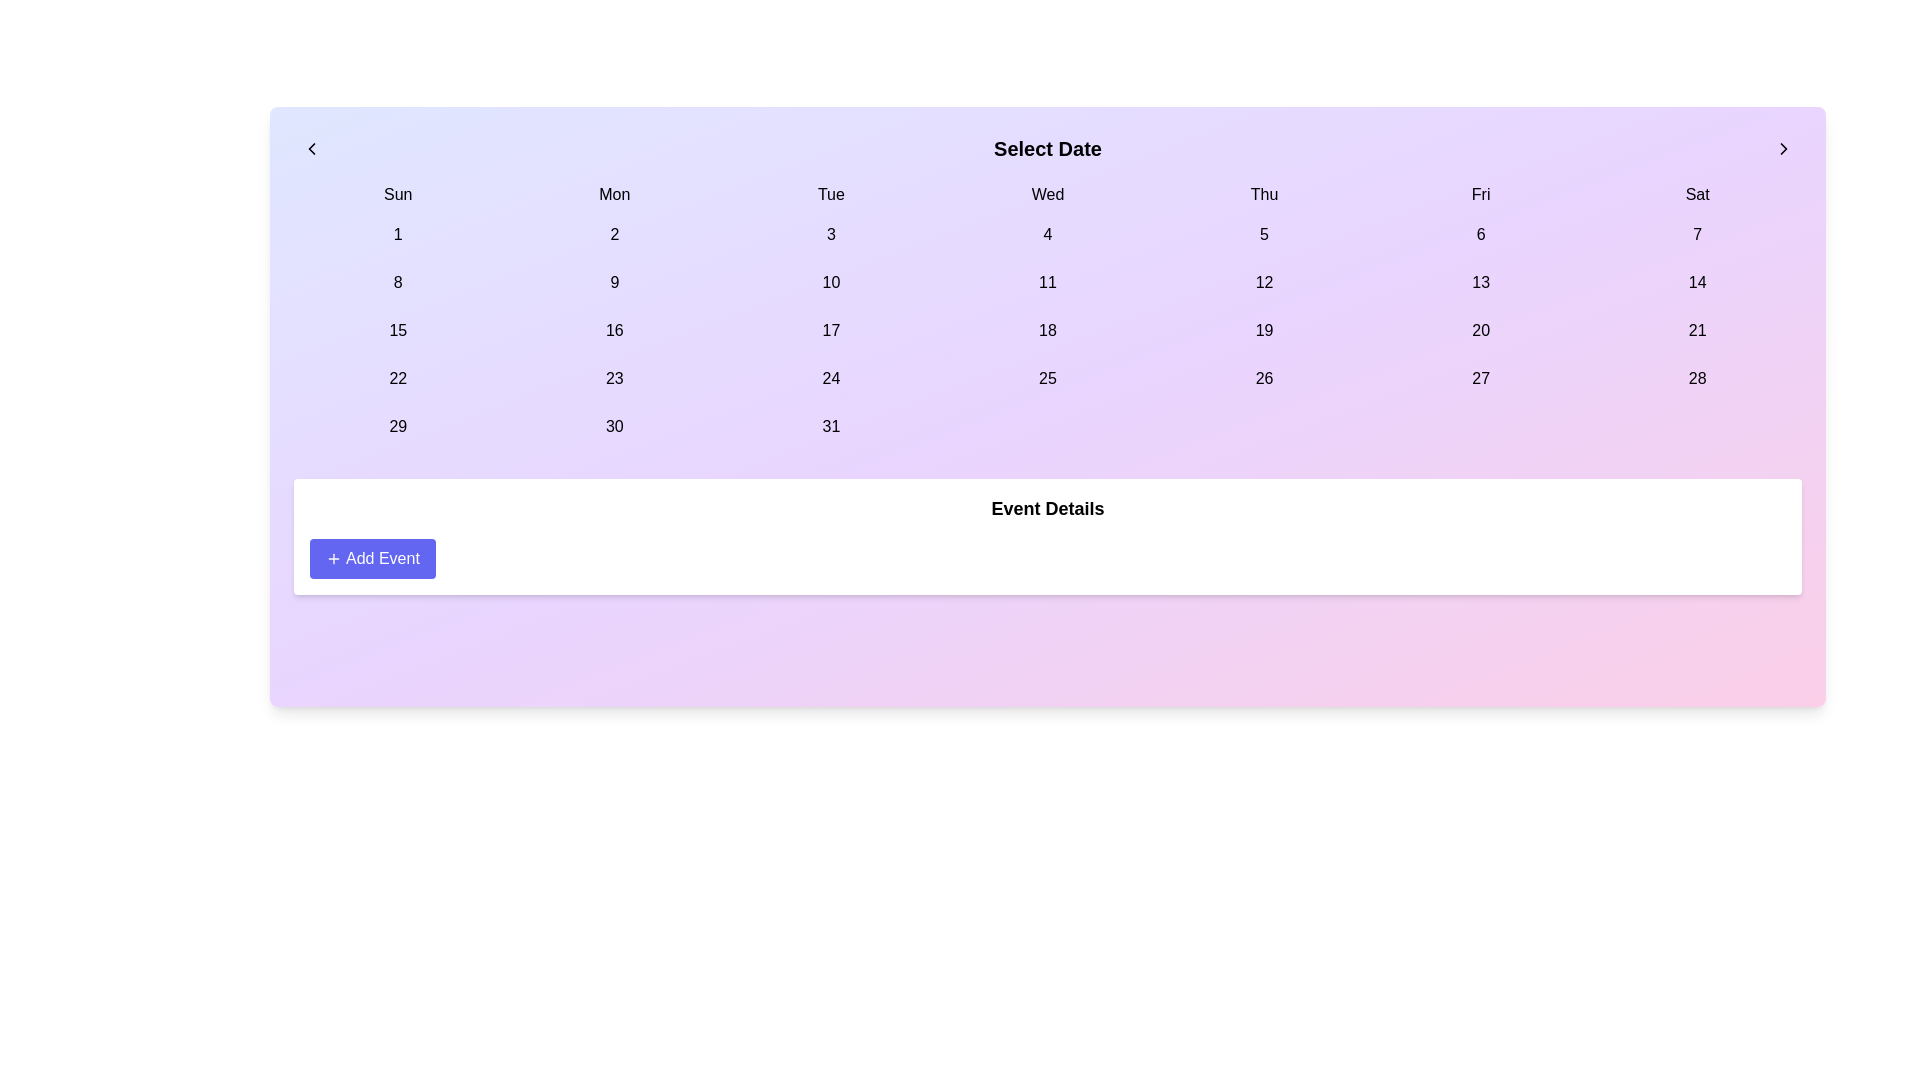  I want to click on the light purple button labeled '27' in the calendar grid interface located under the 'Fri' column header, so click(1481, 378).